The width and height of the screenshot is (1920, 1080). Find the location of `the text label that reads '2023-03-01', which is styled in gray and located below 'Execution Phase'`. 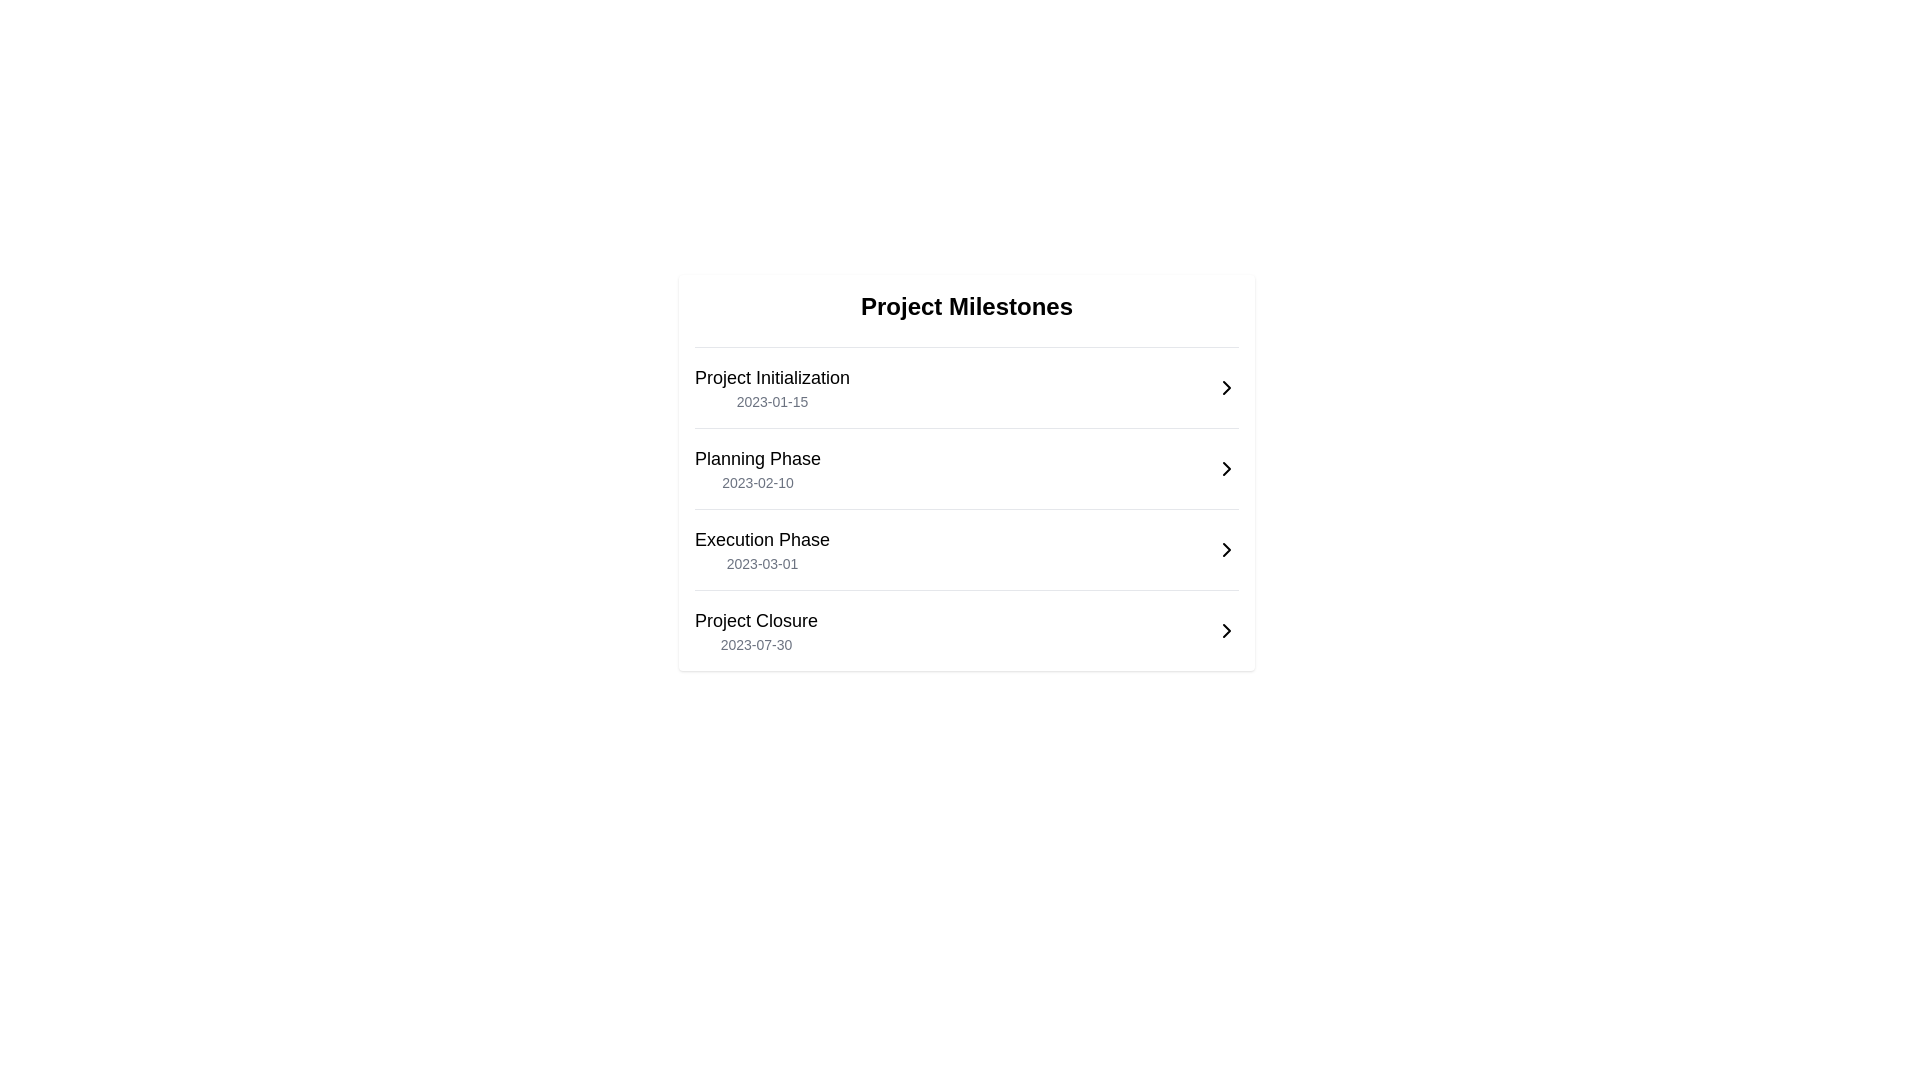

the text label that reads '2023-03-01', which is styled in gray and located below 'Execution Phase' is located at coordinates (761, 563).